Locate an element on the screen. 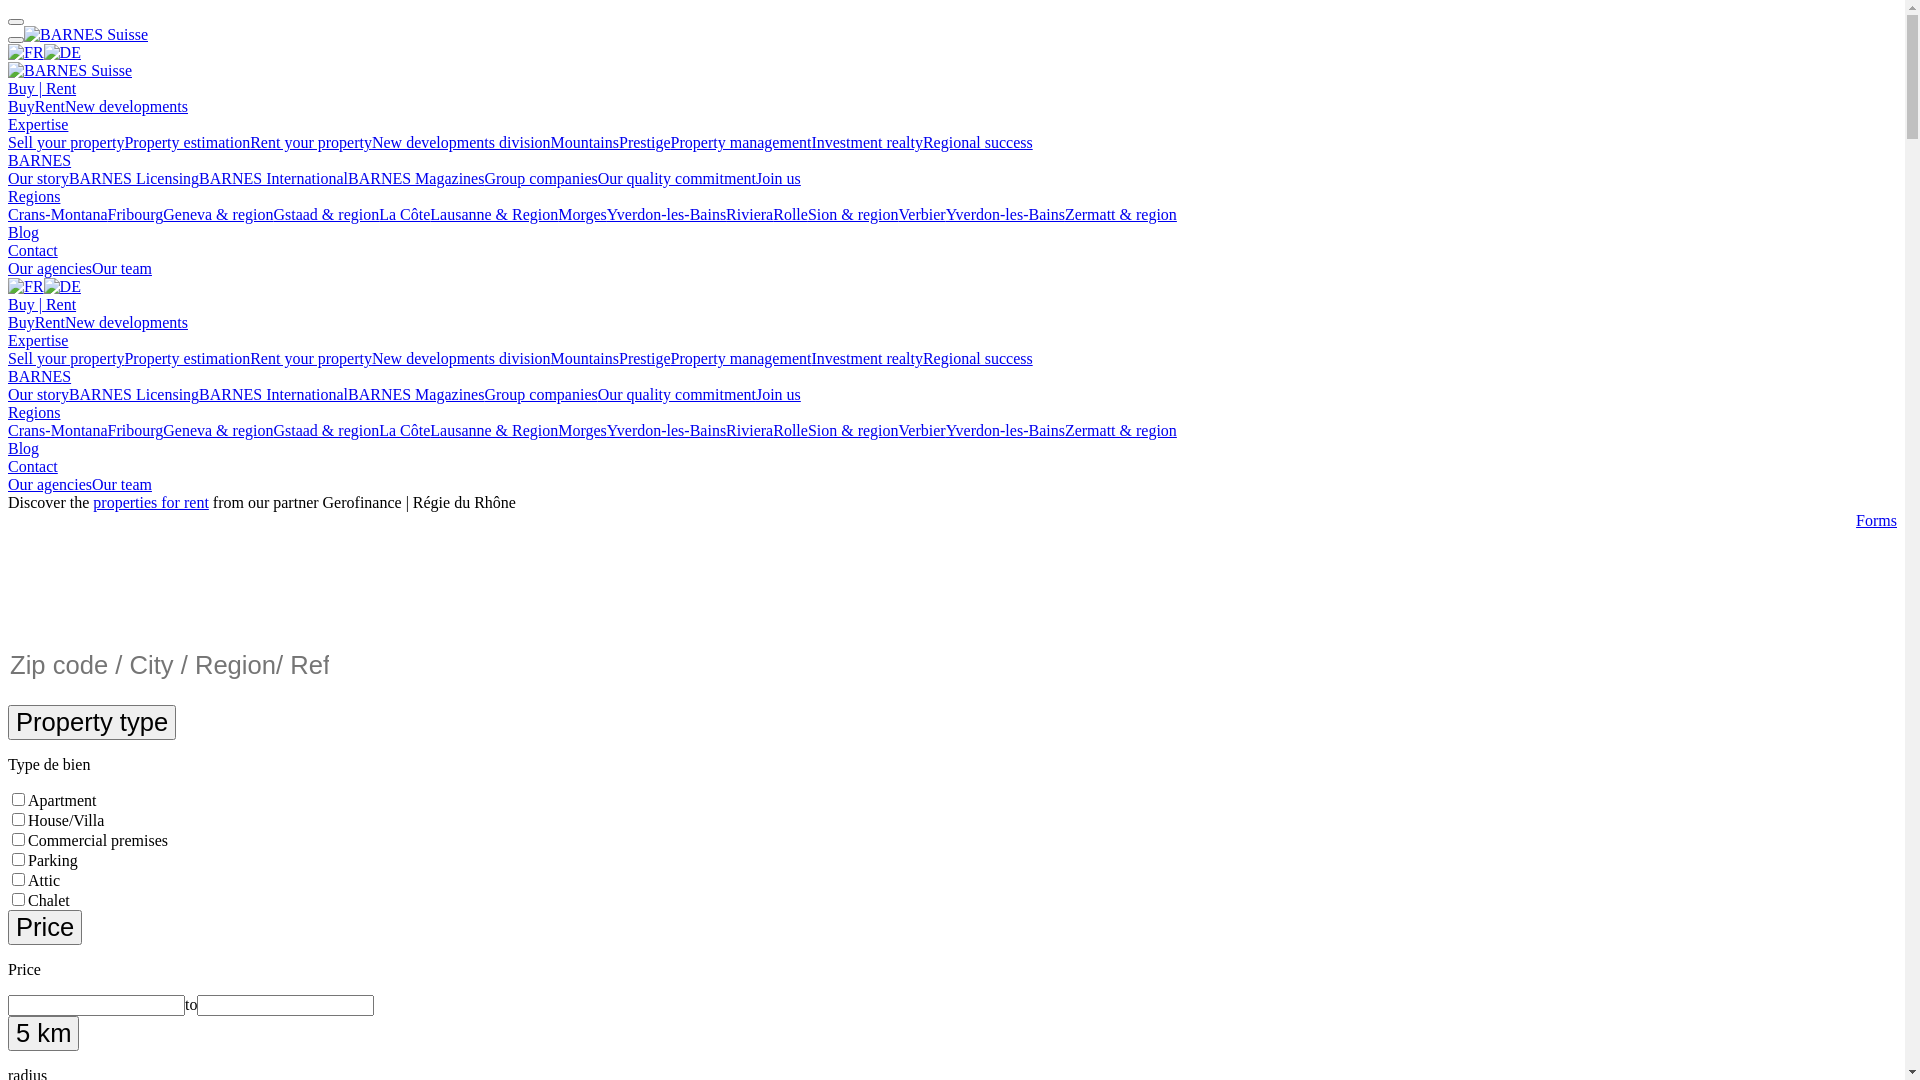  'Regions' is located at coordinates (33, 196).